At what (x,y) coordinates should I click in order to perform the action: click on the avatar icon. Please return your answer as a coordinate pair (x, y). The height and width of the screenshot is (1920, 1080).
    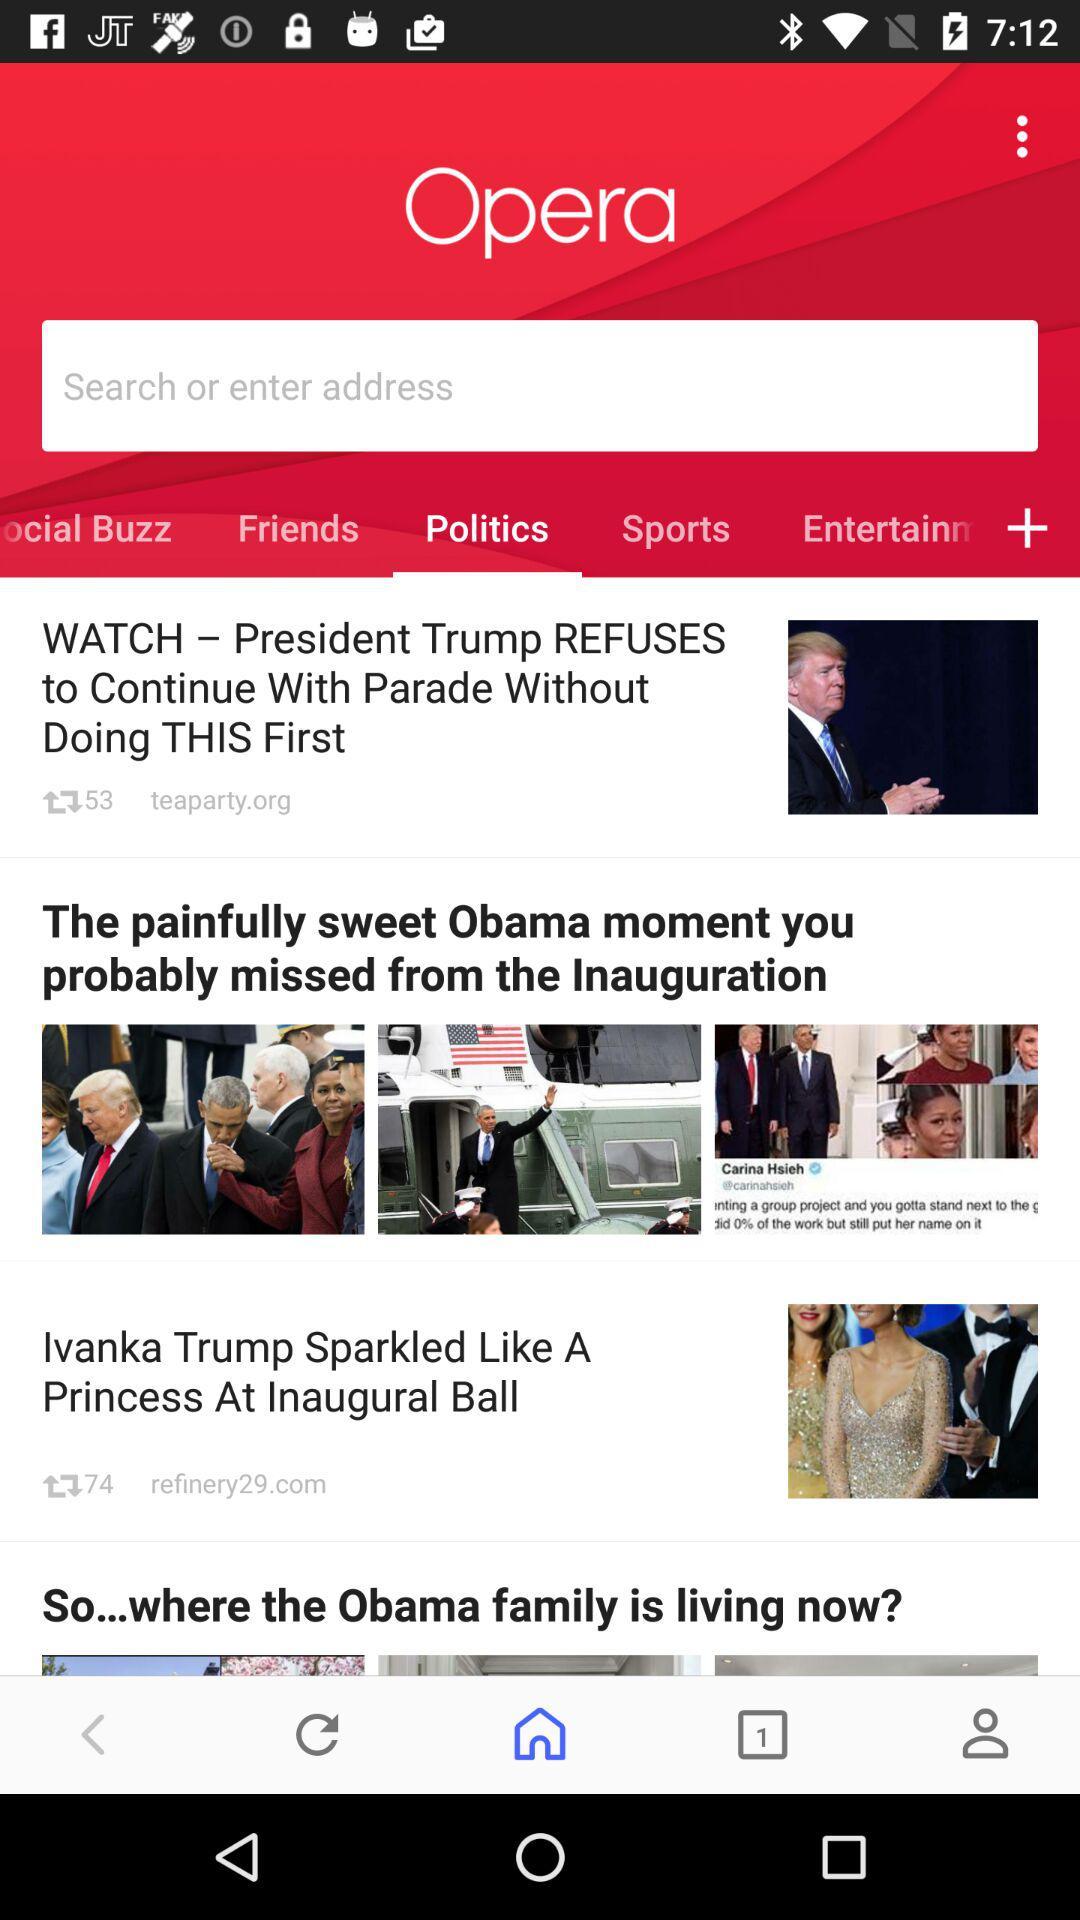
    Looking at the image, I should click on (984, 1733).